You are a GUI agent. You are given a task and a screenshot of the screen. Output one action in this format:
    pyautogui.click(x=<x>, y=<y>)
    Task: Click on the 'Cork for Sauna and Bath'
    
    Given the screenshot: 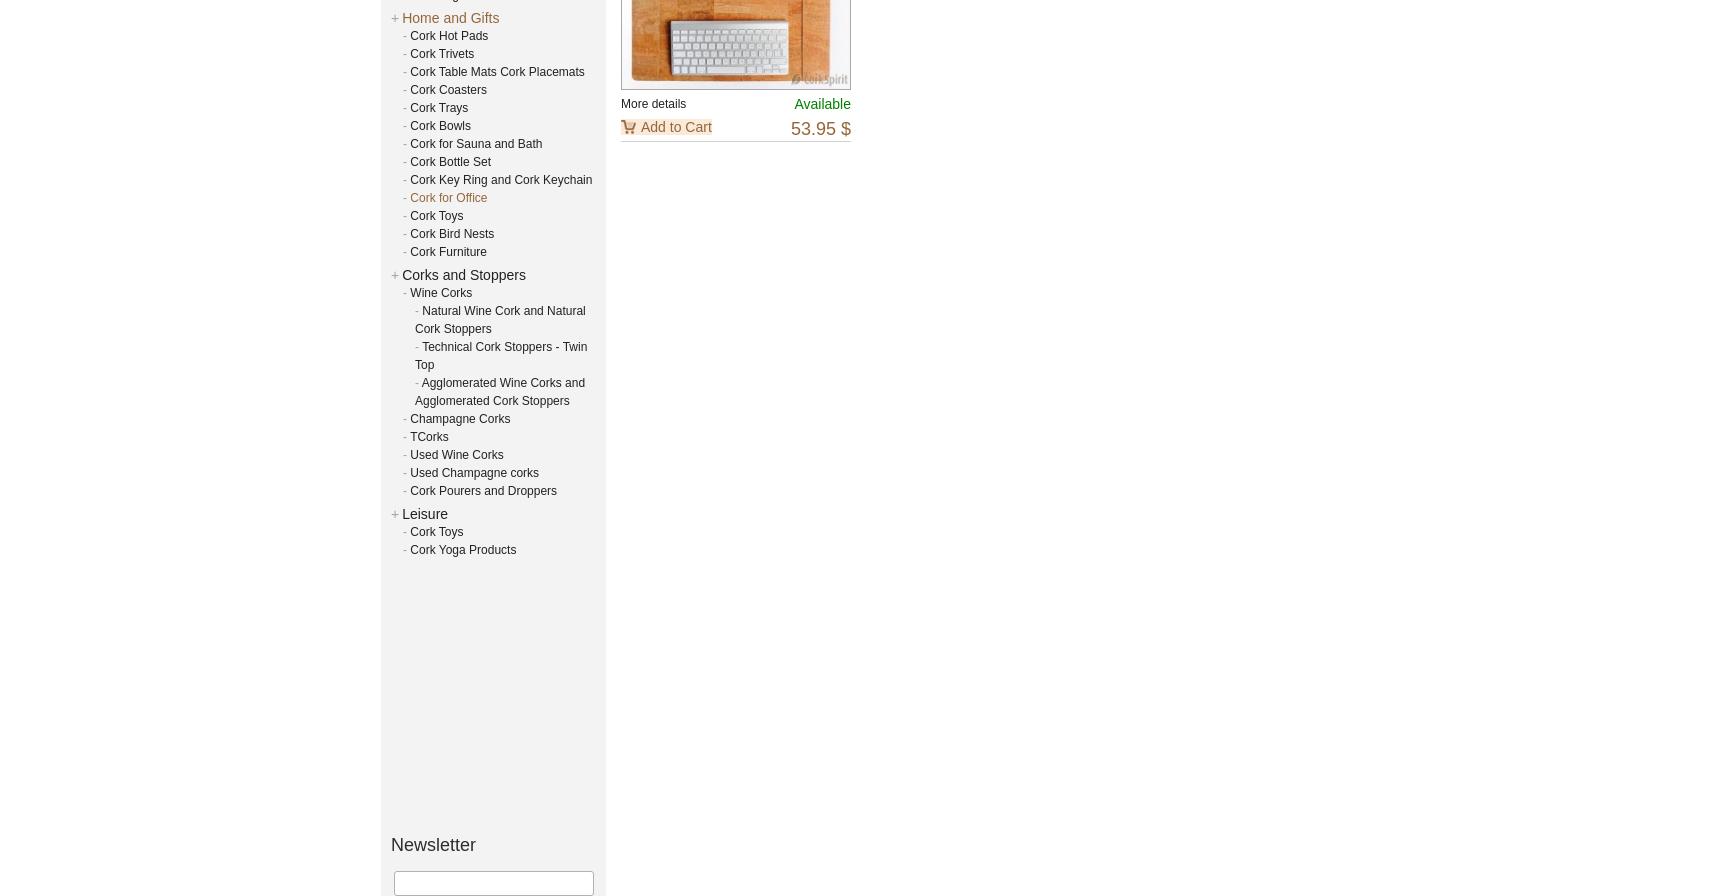 What is the action you would take?
    pyautogui.click(x=474, y=143)
    